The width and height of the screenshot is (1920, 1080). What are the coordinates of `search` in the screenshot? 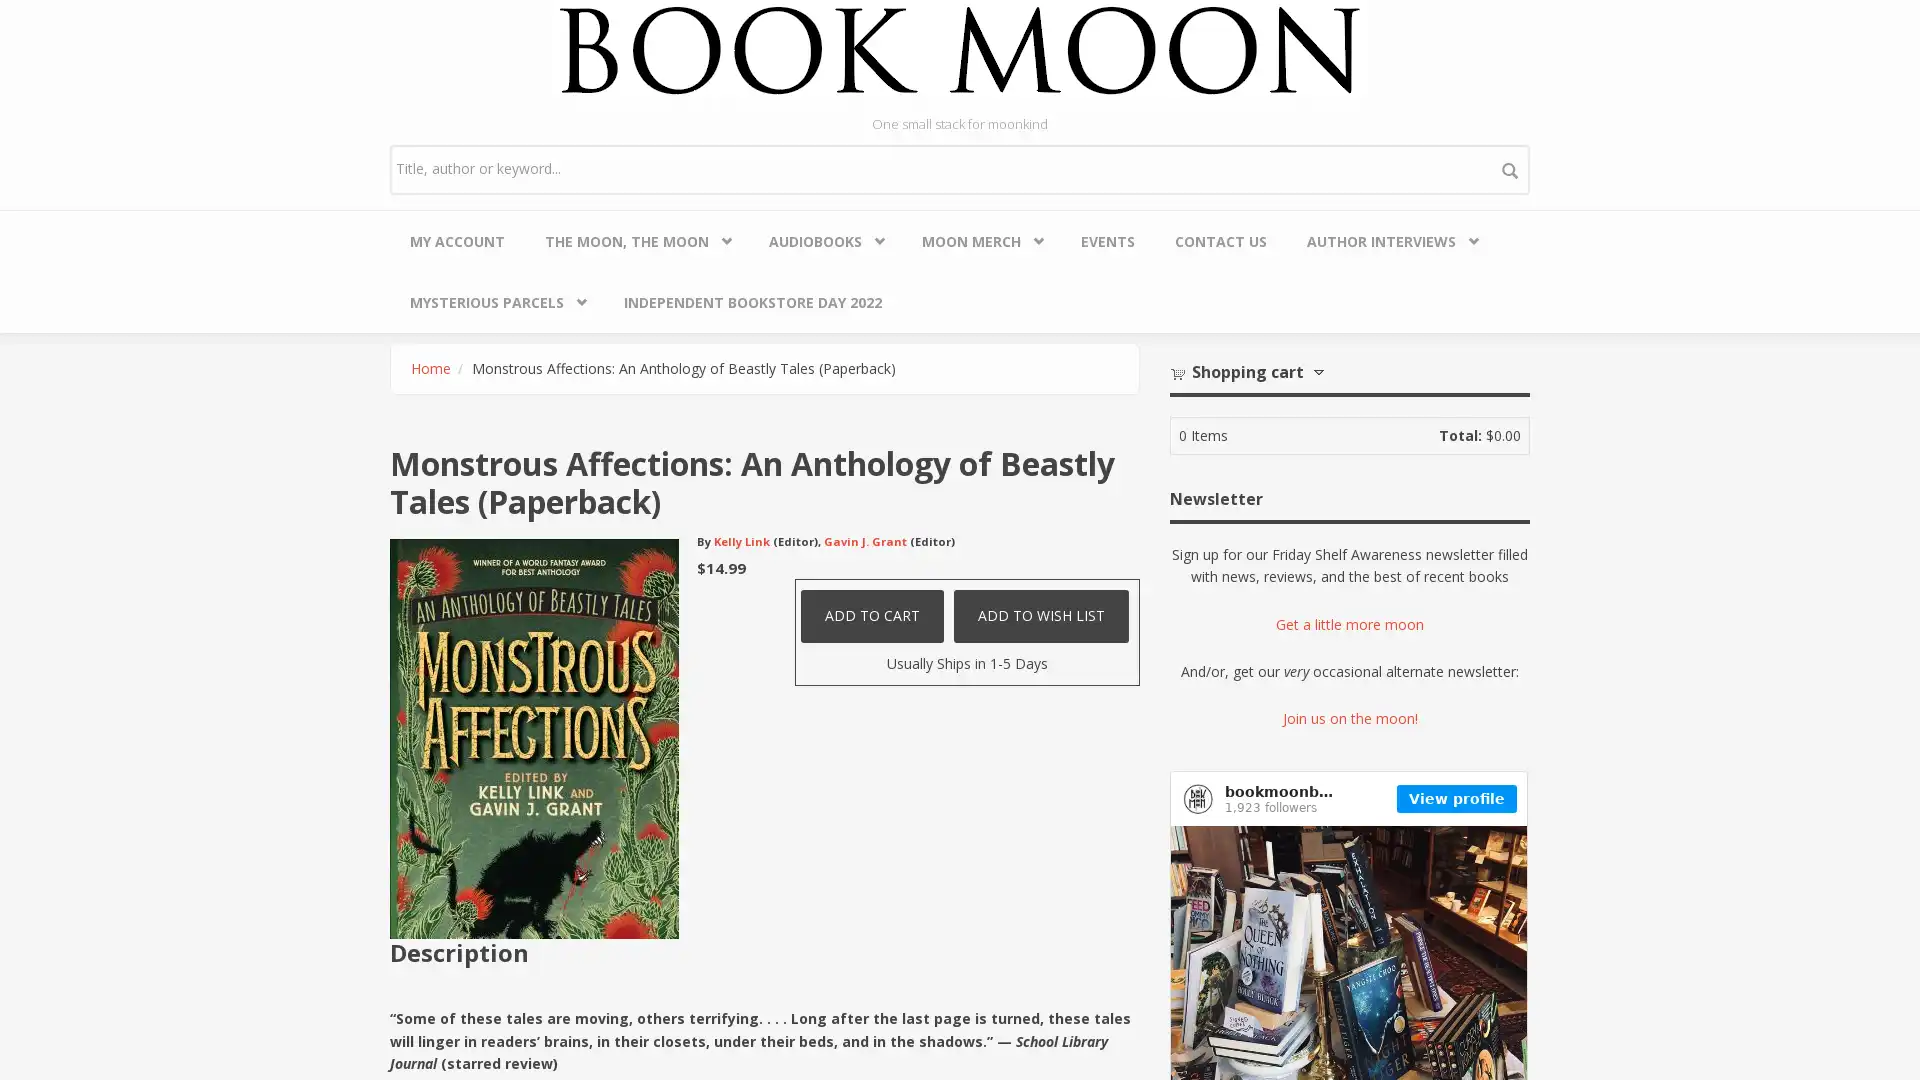 It's located at (1510, 168).